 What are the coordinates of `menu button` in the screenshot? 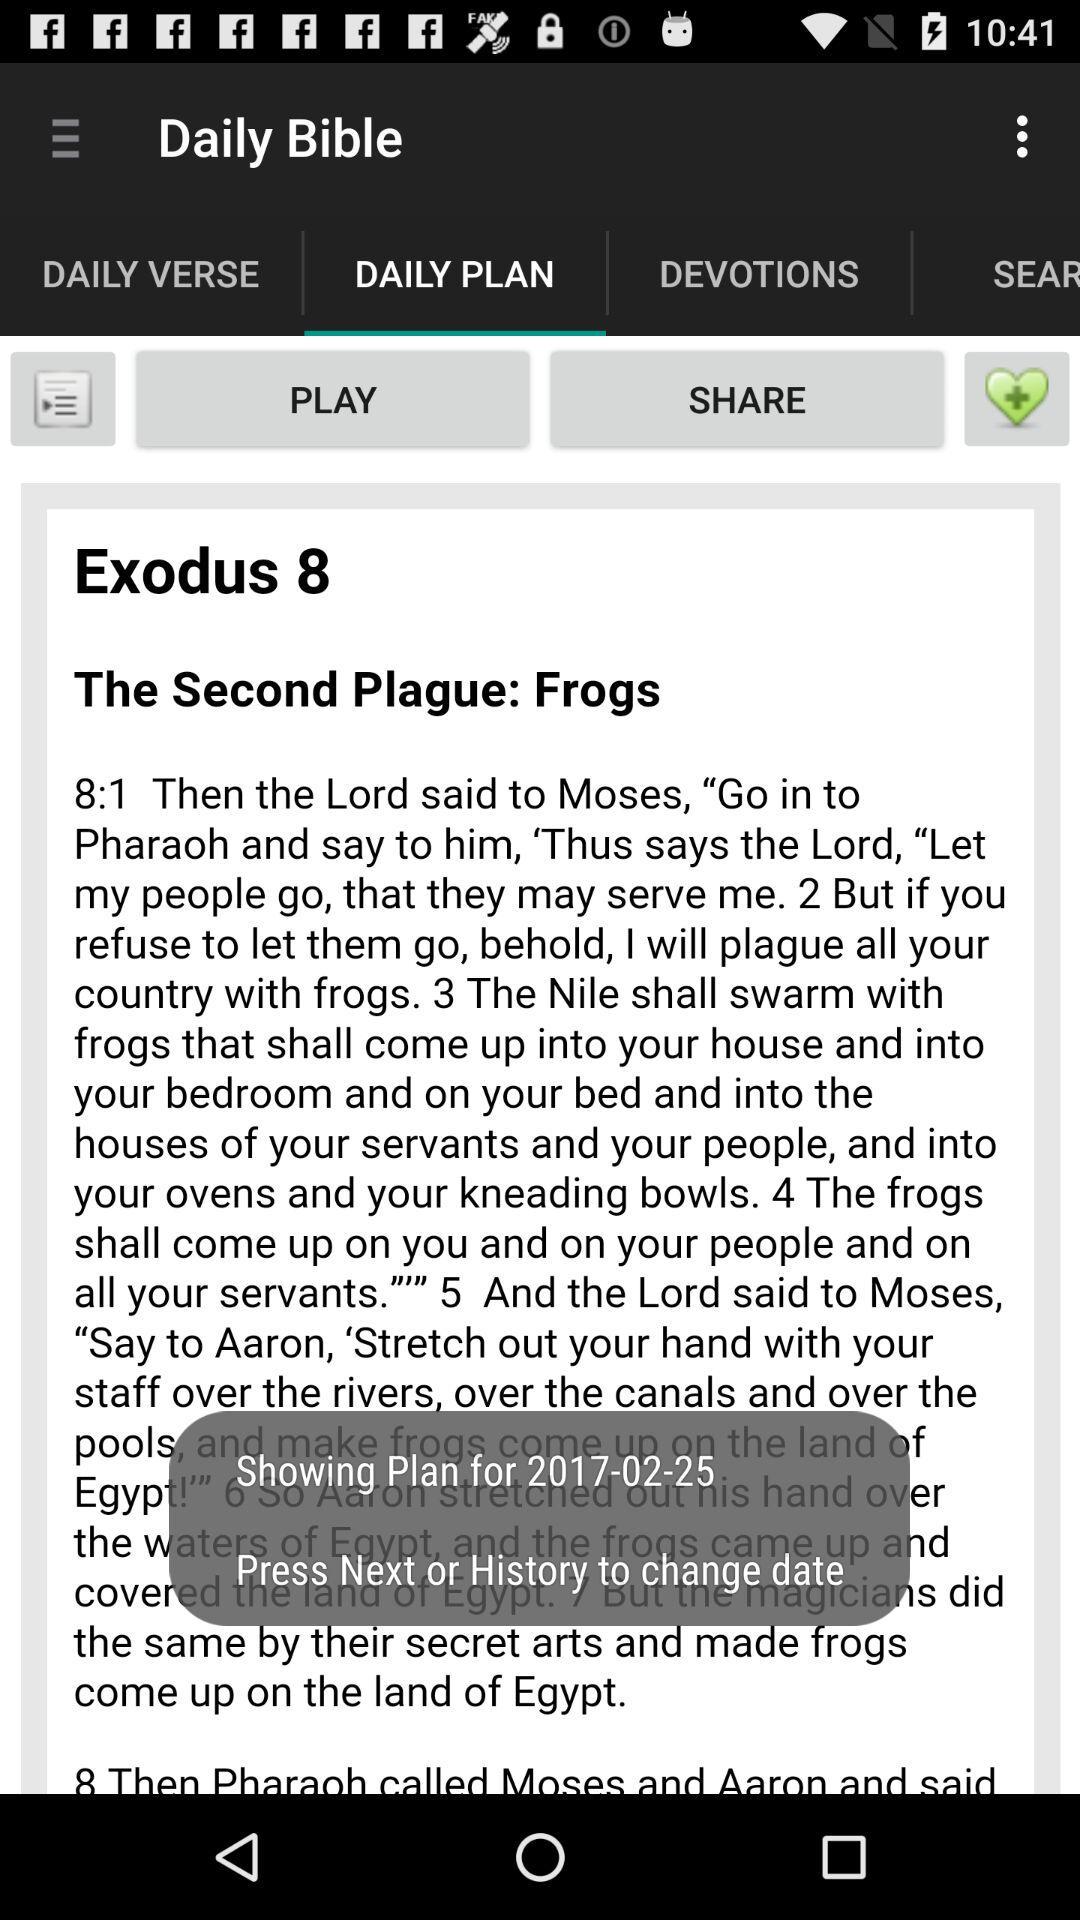 It's located at (61, 398).